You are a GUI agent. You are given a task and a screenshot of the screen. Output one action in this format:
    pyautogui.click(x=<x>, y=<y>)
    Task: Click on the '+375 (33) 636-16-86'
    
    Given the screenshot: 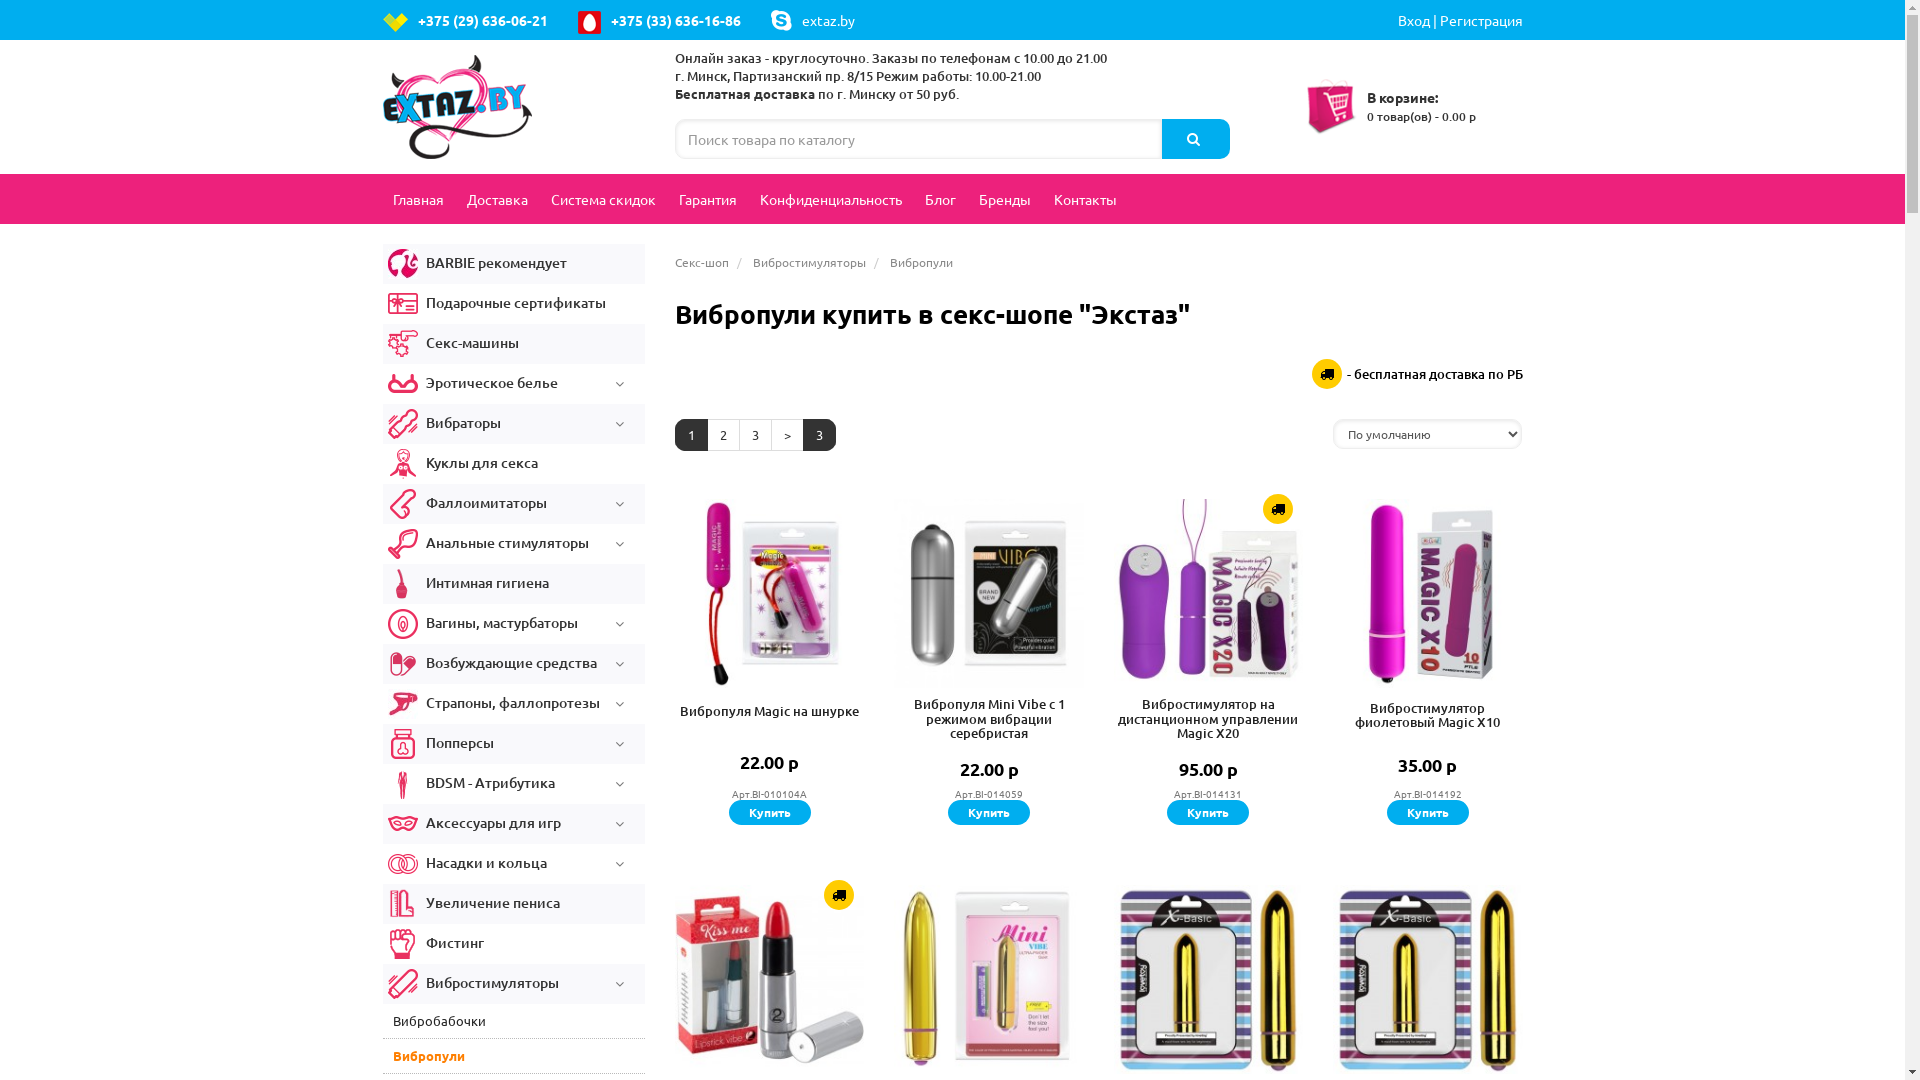 What is the action you would take?
    pyautogui.click(x=659, y=19)
    